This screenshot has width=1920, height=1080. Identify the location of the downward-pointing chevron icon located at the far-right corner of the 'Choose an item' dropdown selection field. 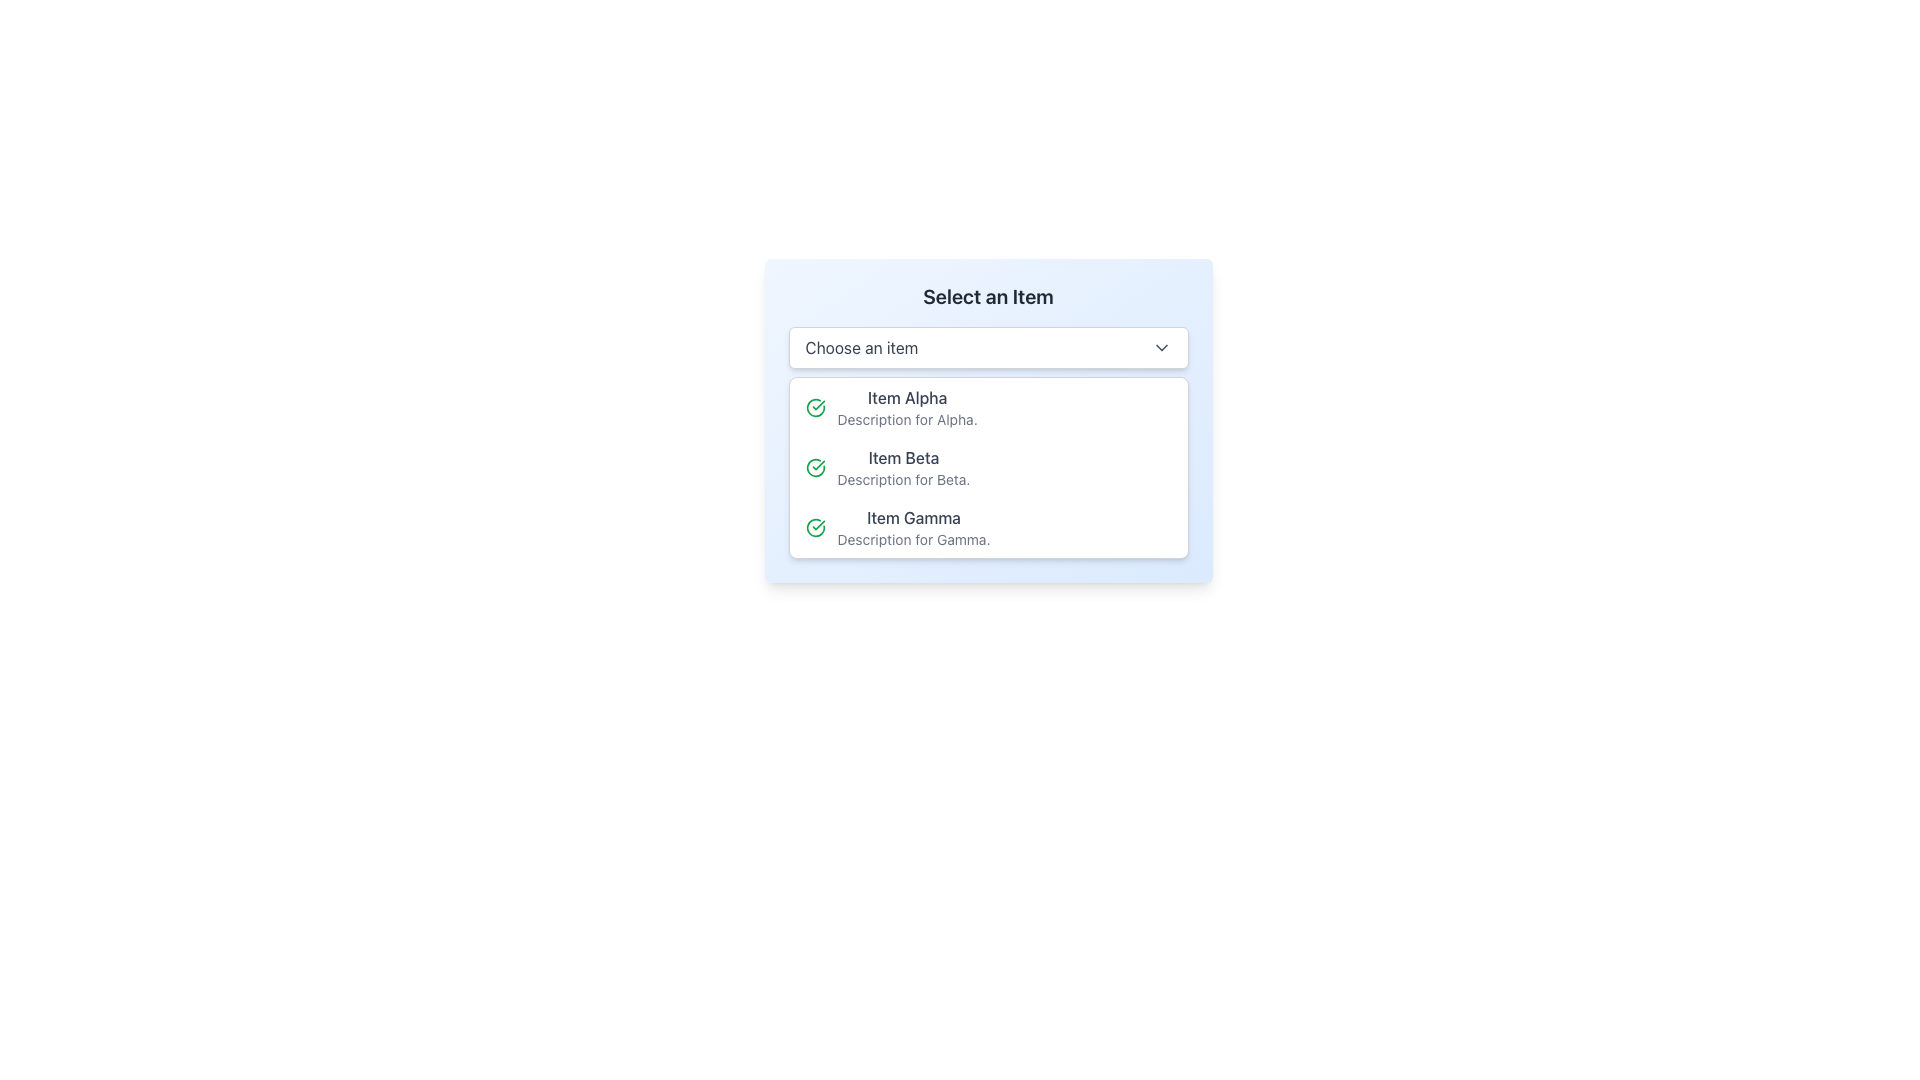
(1161, 346).